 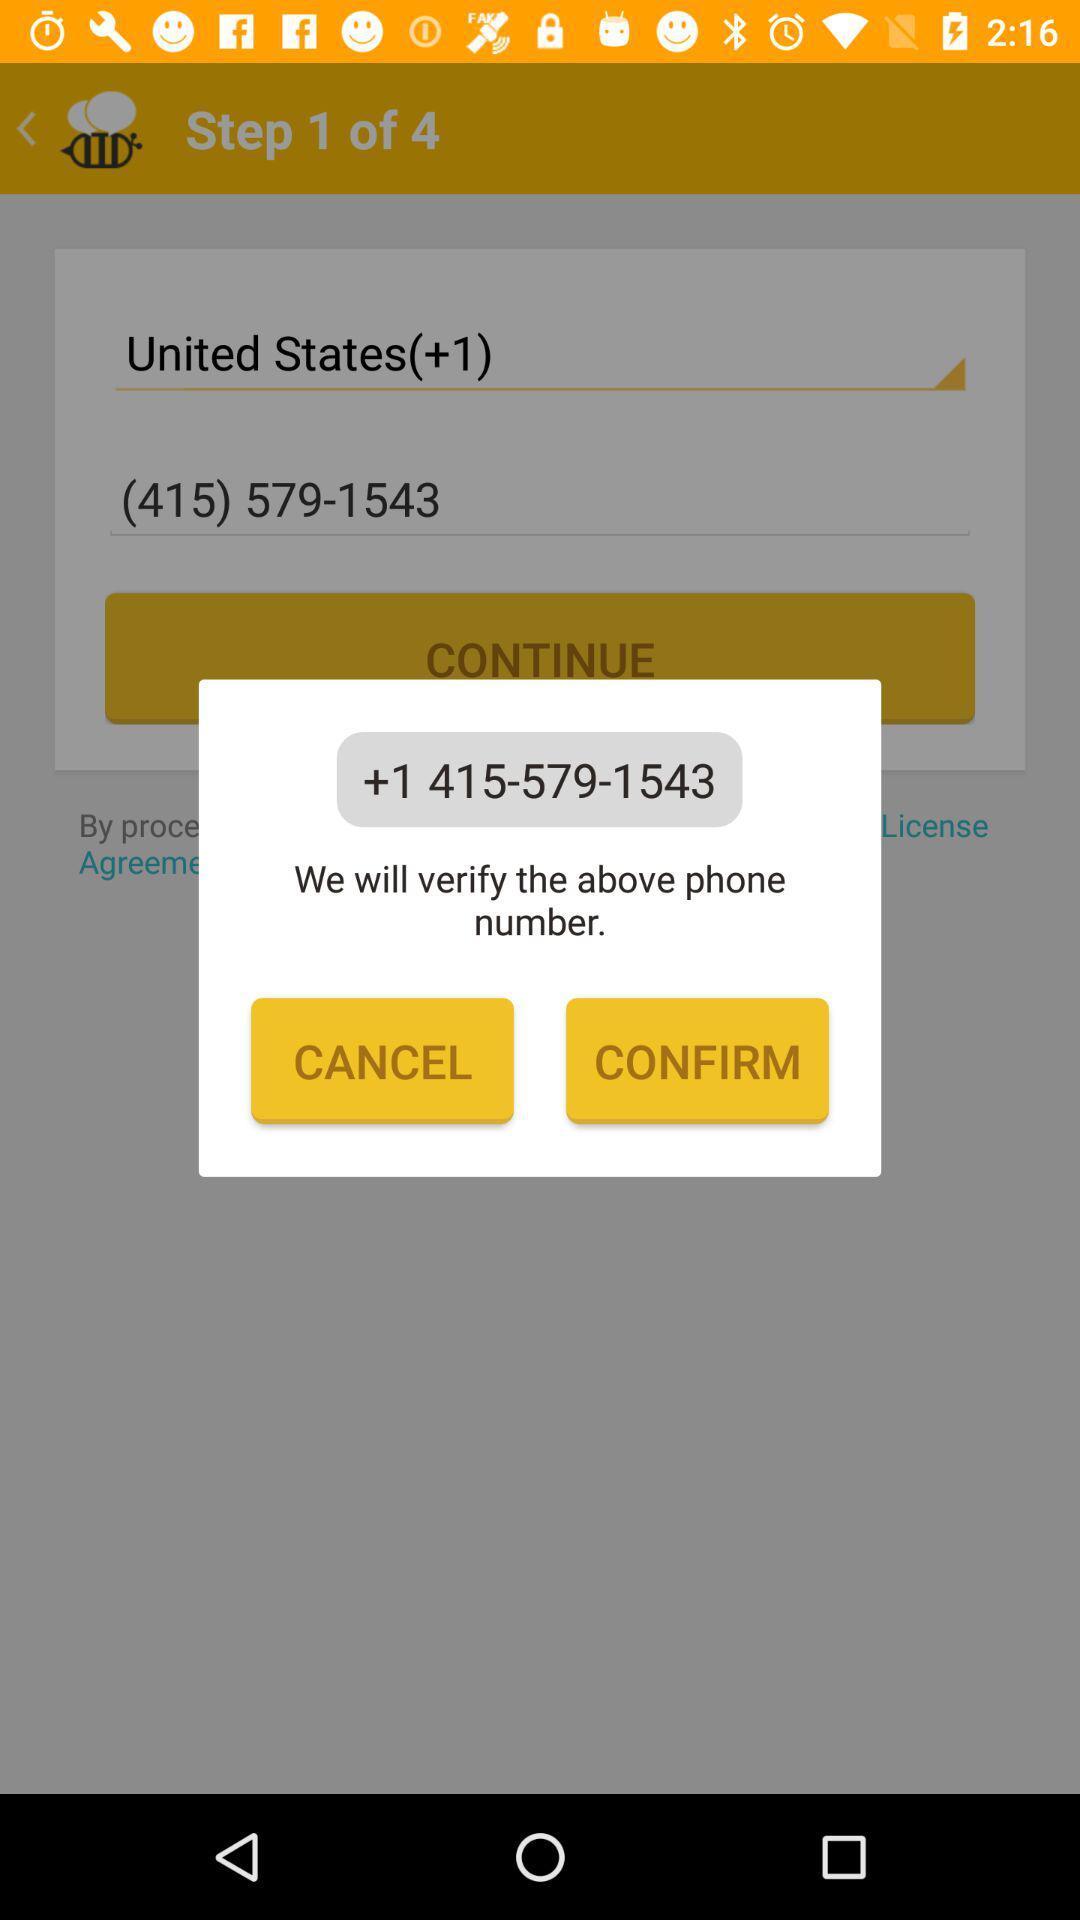 What do you see at coordinates (382, 1060) in the screenshot?
I see `item to the left of the confirm item` at bounding box center [382, 1060].